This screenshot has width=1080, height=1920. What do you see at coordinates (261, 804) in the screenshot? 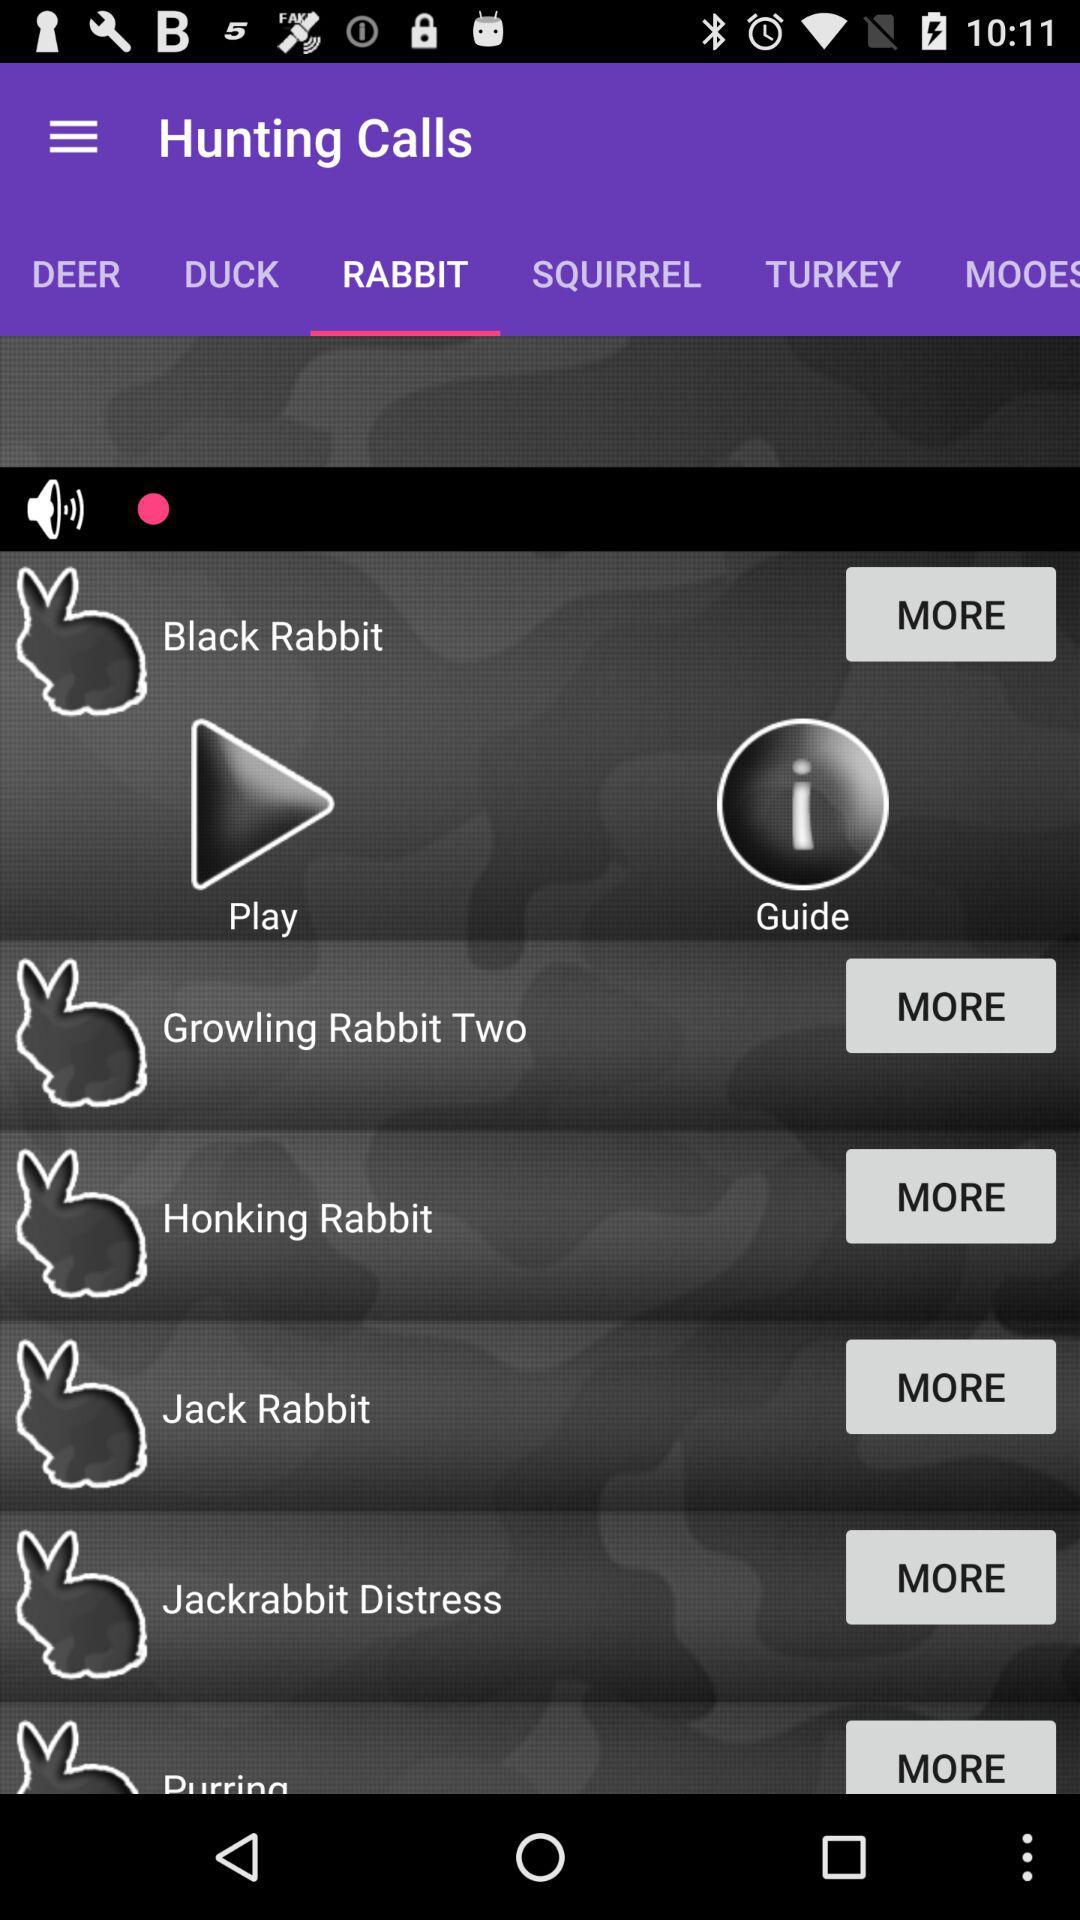
I see `audio` at bounding box center [261, 804].